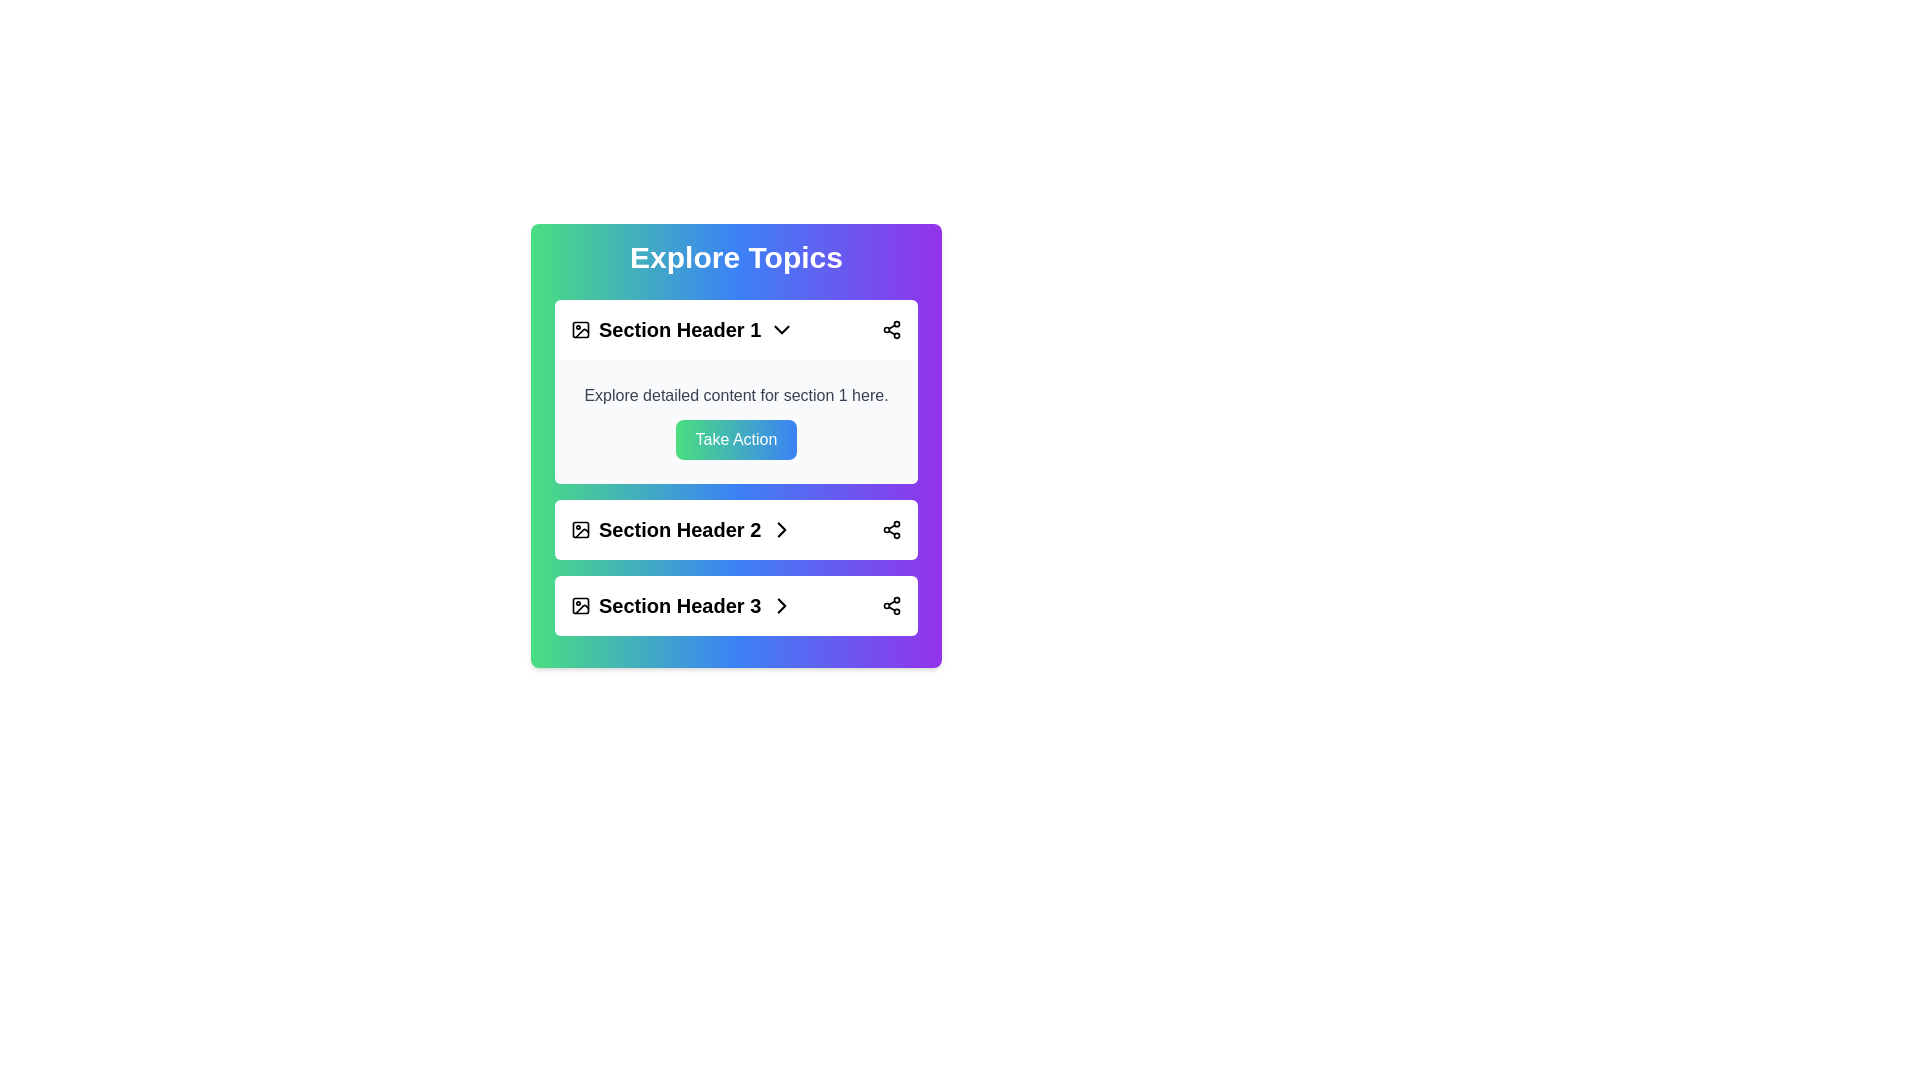  What do you see at coordinates (579, 329) in the screenshot?
I see `the tooltip associated with the SVG rectangle icon located at the top left of 'Section Header 1' in the vertical list` at bounding box center [579, 329].